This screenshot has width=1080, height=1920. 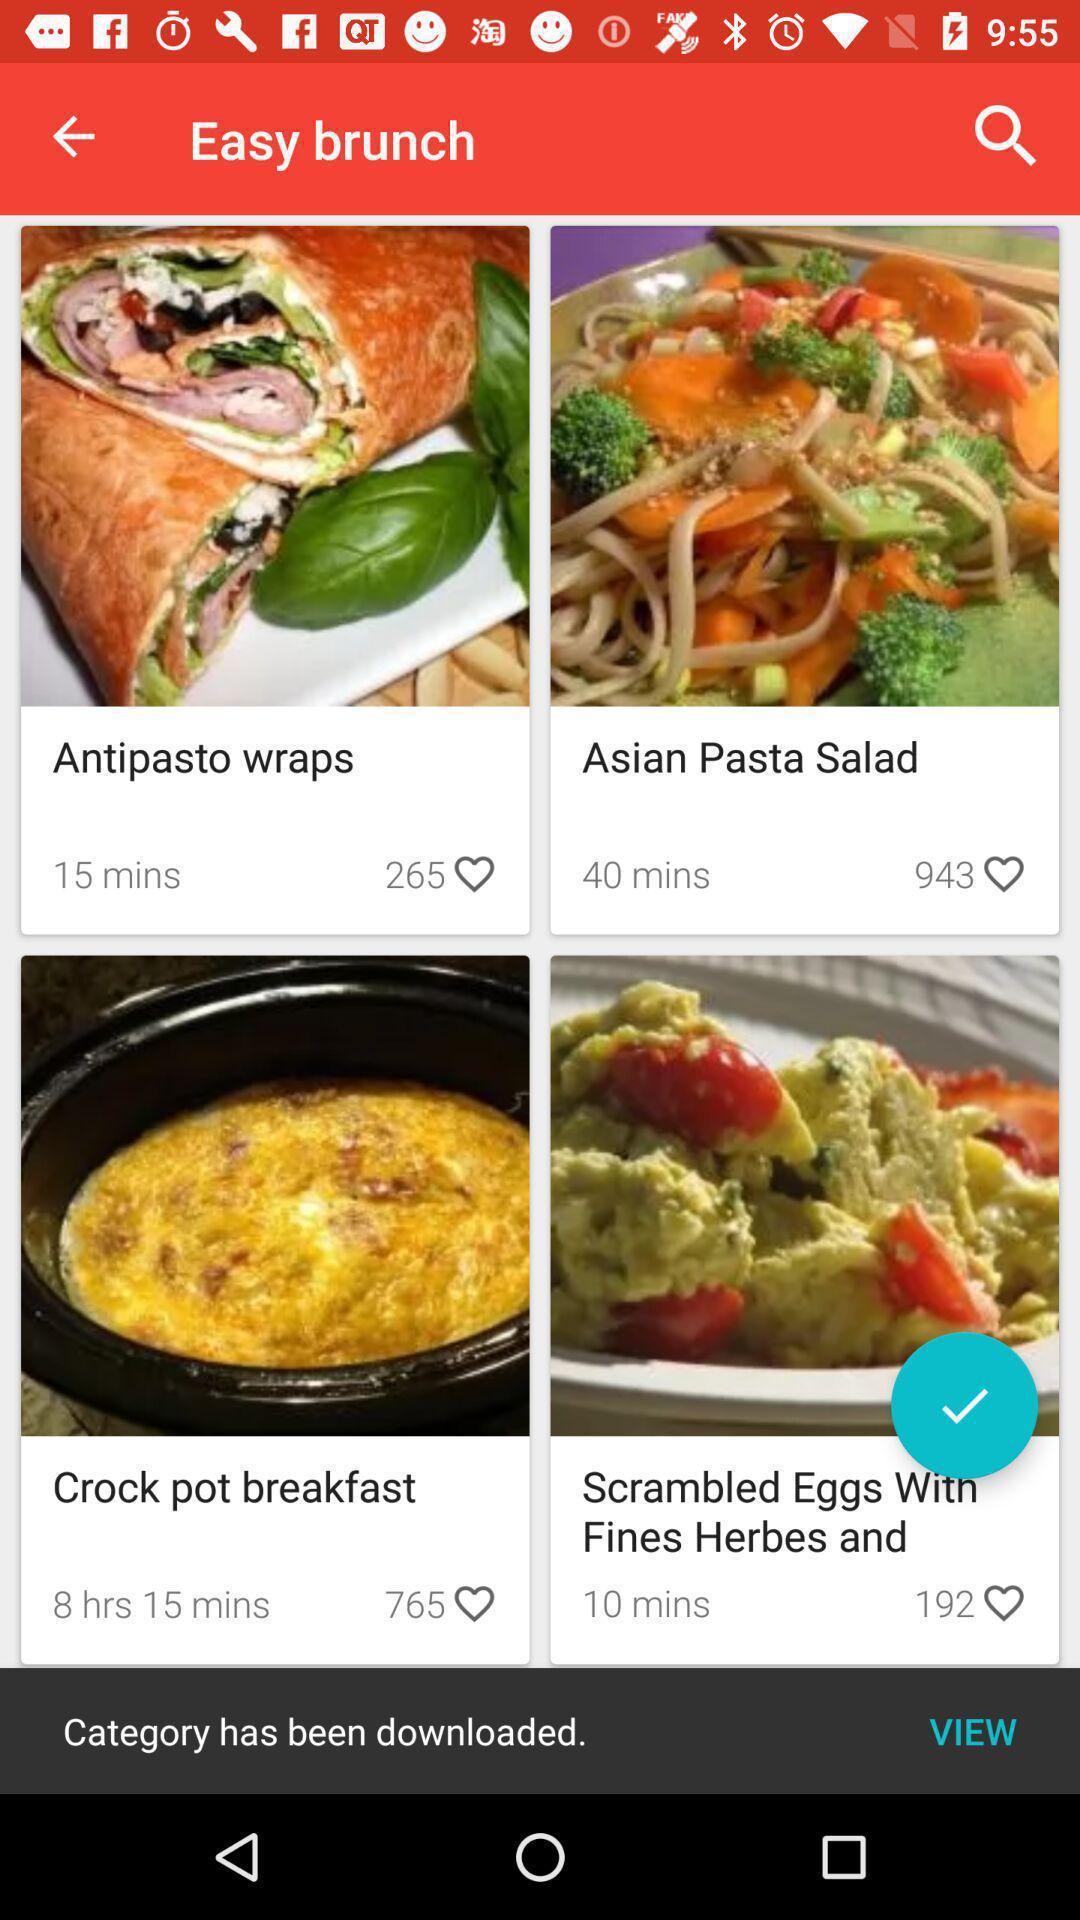 What do you see at coordinates (972, 1730) in the screenshot?
I see `item next to category has been icon` at bounding box center [972, 1730].